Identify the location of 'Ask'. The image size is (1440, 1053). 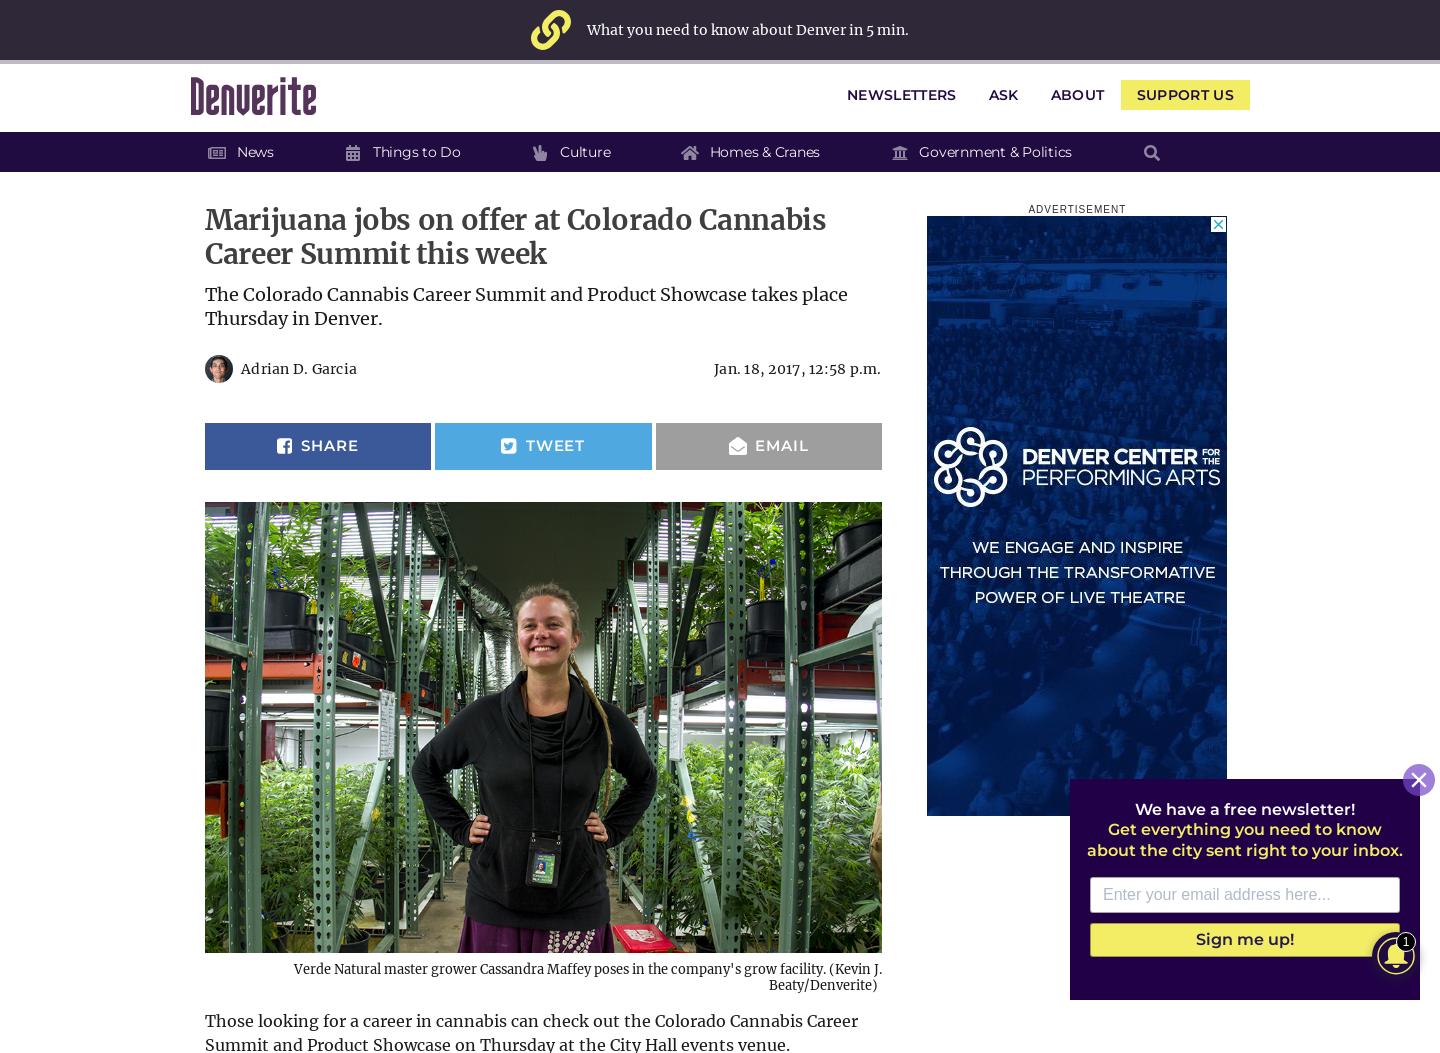
(986, 93).